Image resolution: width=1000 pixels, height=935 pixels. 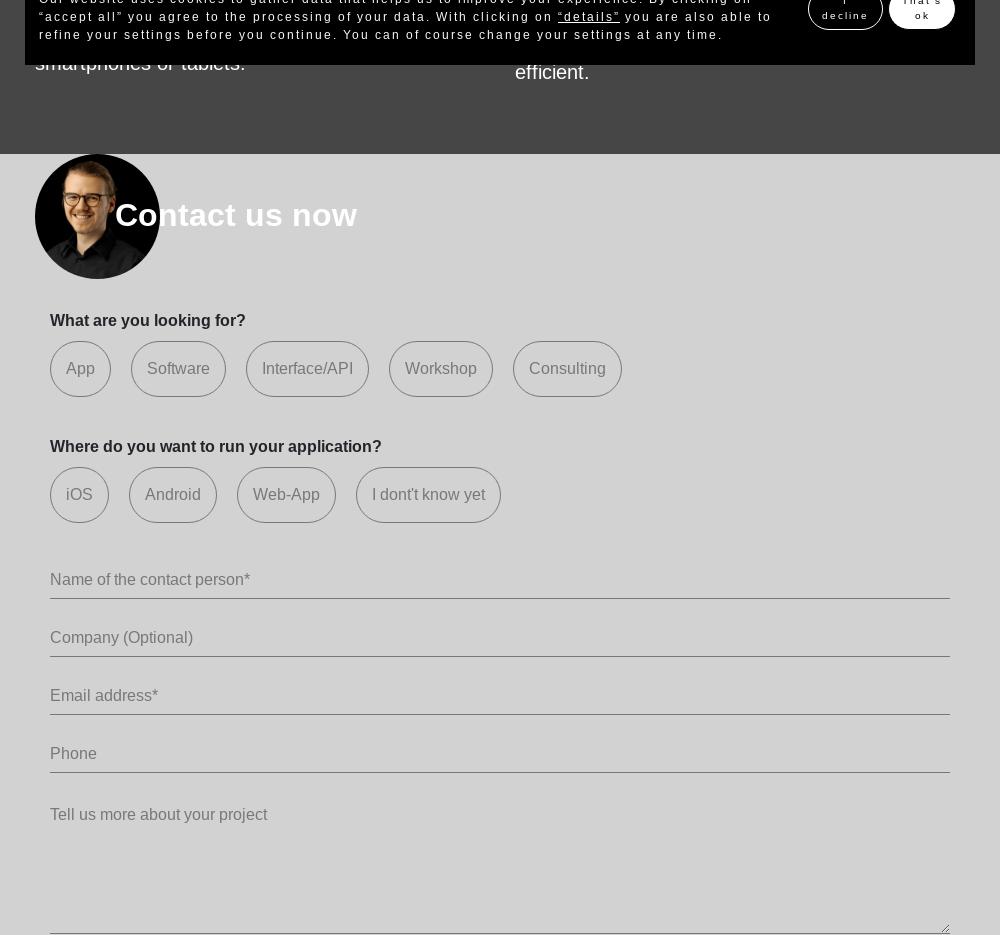 I want to click on 'Workshop', so click(x=405, y=366).